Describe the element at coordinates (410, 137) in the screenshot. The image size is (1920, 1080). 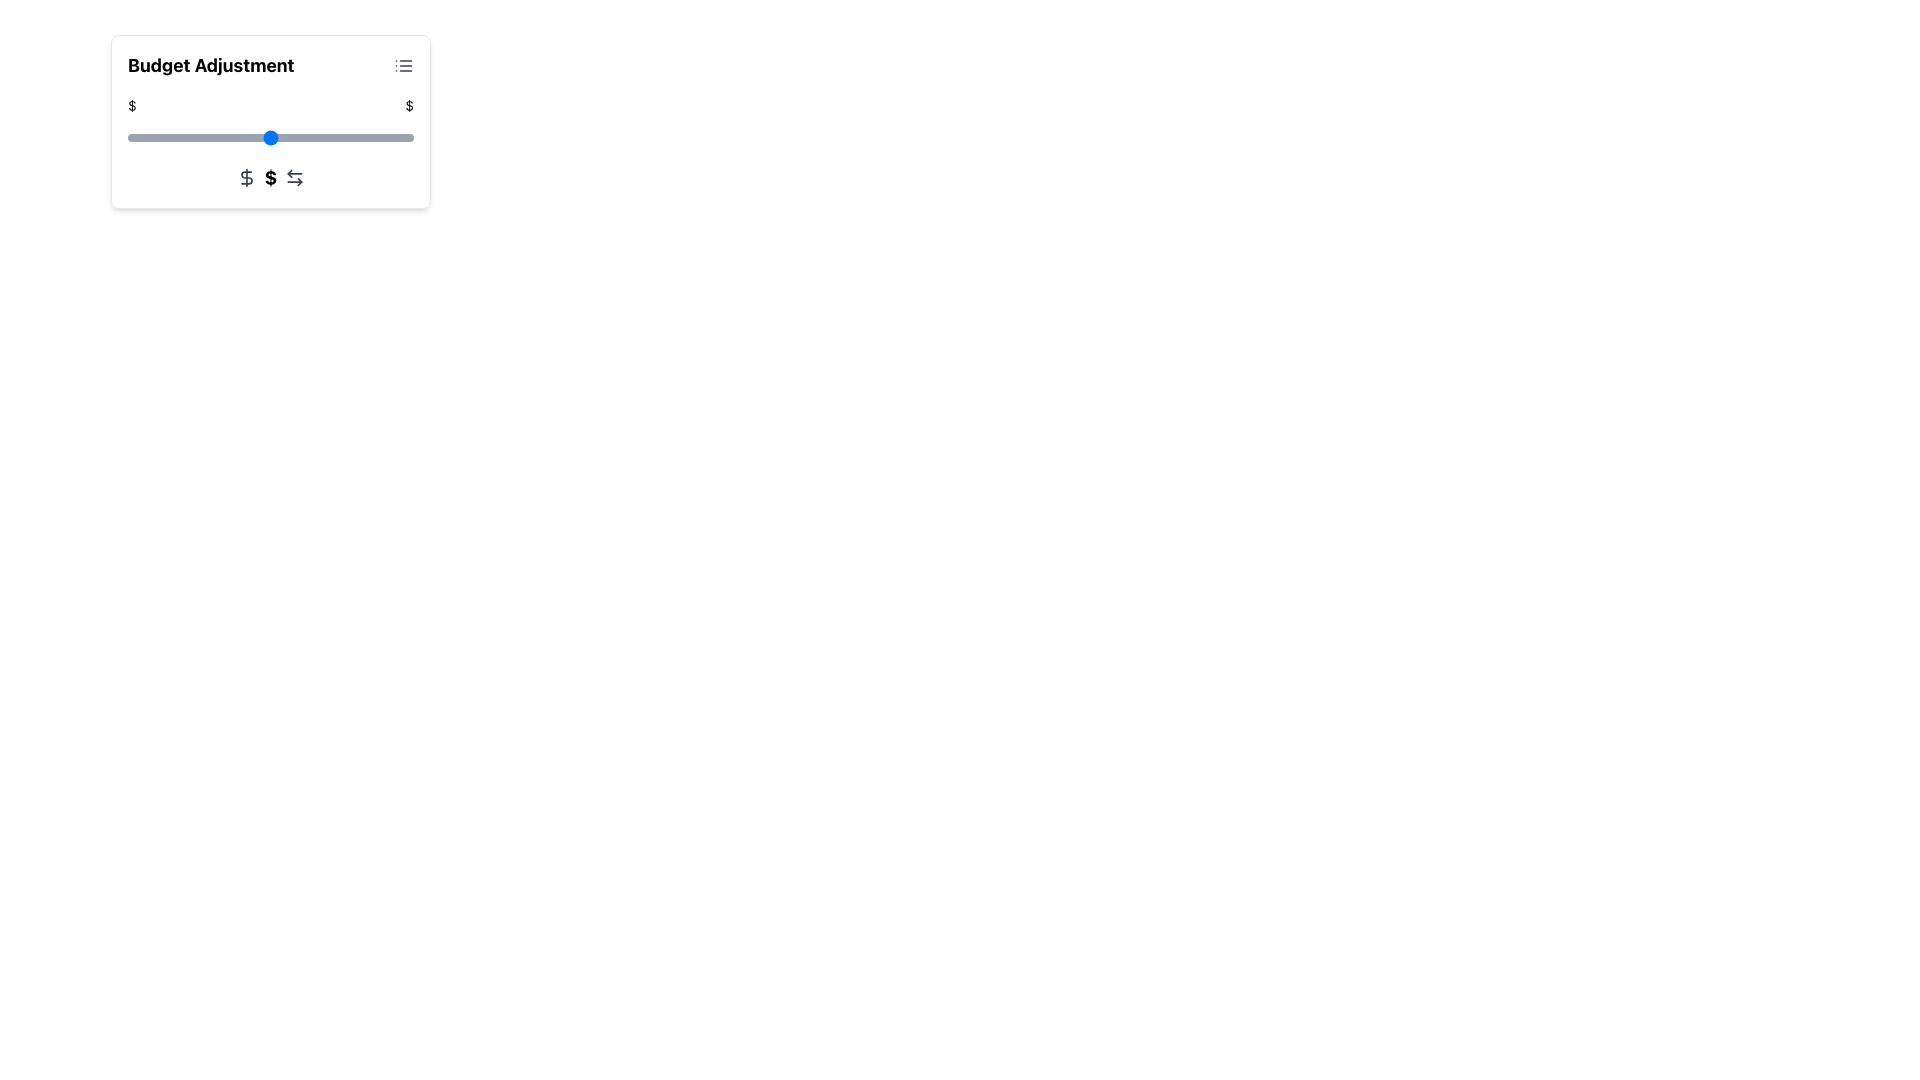
I see `the budget adjustment slider` at that location.